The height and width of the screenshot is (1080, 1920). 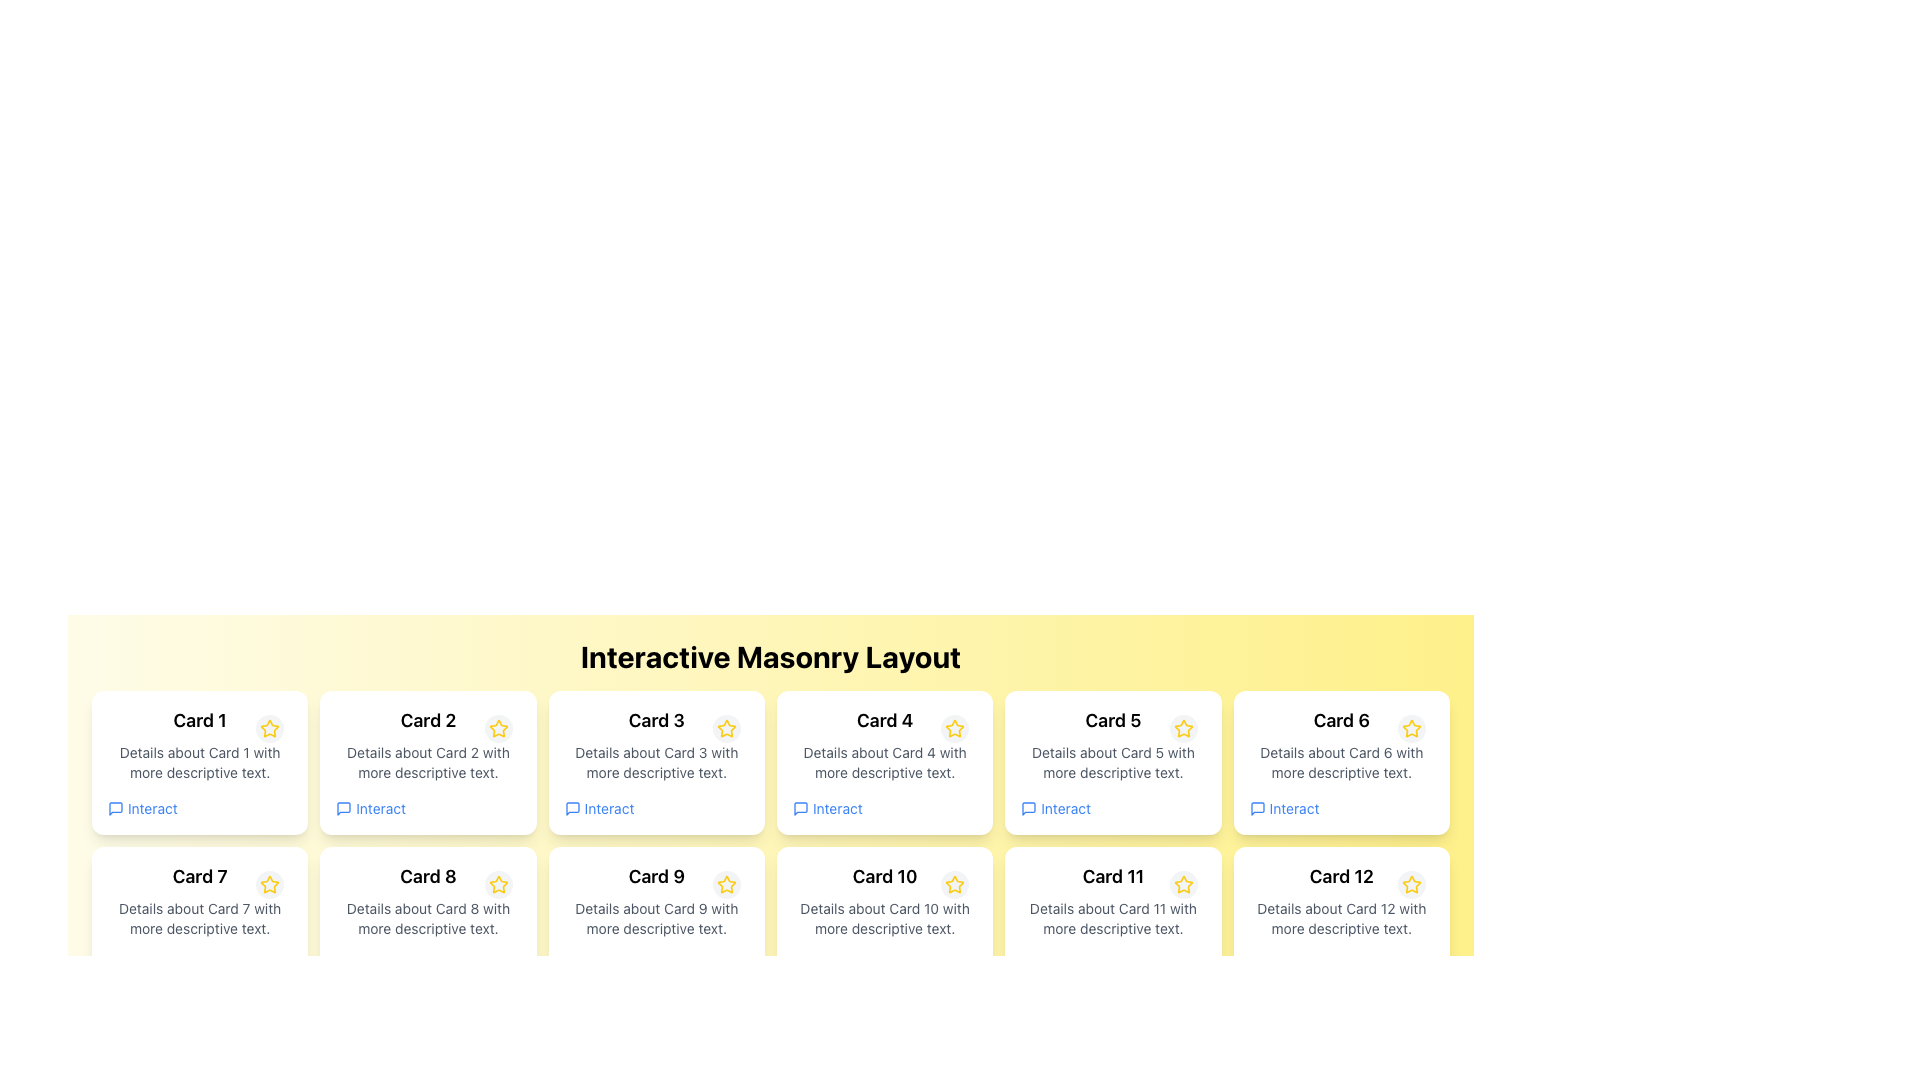 I want to click on the Text label that serves as a title for the 'Card 12' card, located at the top center of the card, above the descriptive text and to the left of the interactive star icon, so click(x=1341, y=875).